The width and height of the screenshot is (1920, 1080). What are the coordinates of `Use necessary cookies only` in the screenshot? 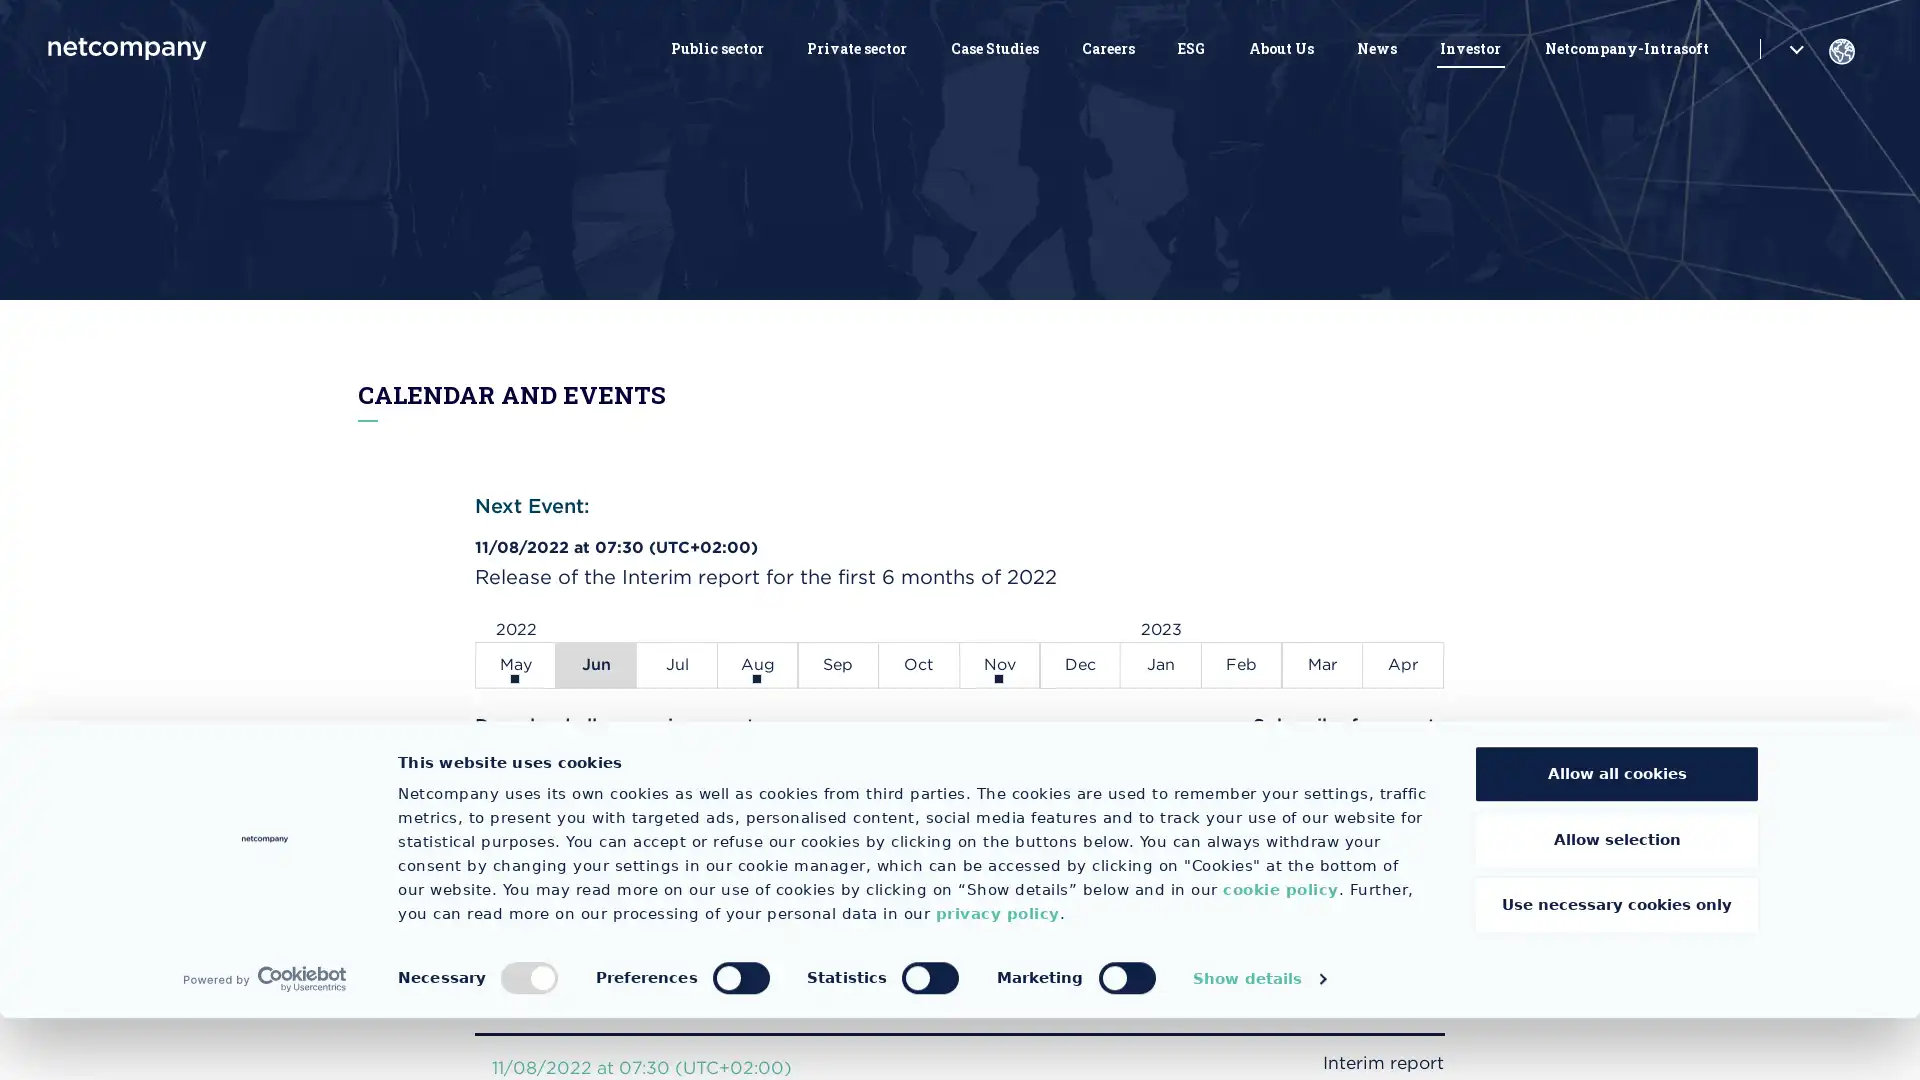 It's located at (1617, 966).